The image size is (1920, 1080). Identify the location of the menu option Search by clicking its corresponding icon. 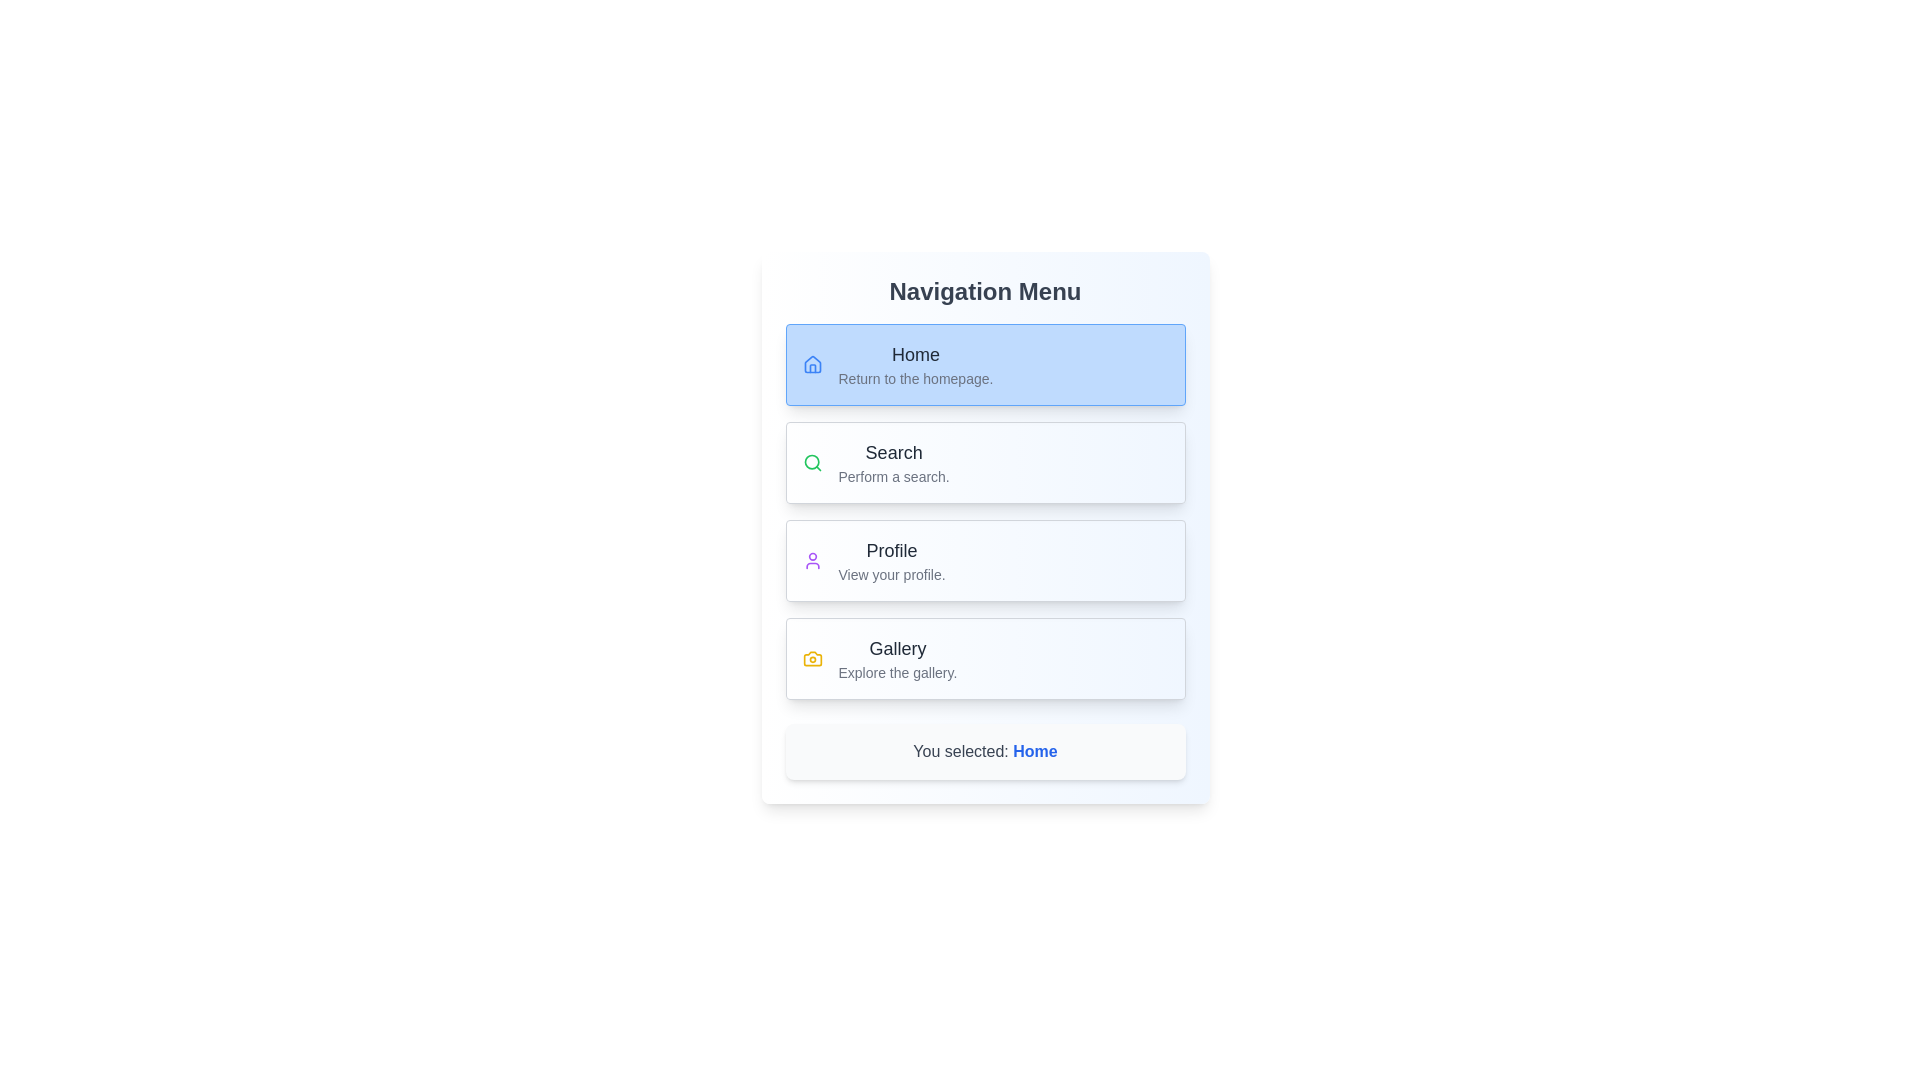
(812, 462).